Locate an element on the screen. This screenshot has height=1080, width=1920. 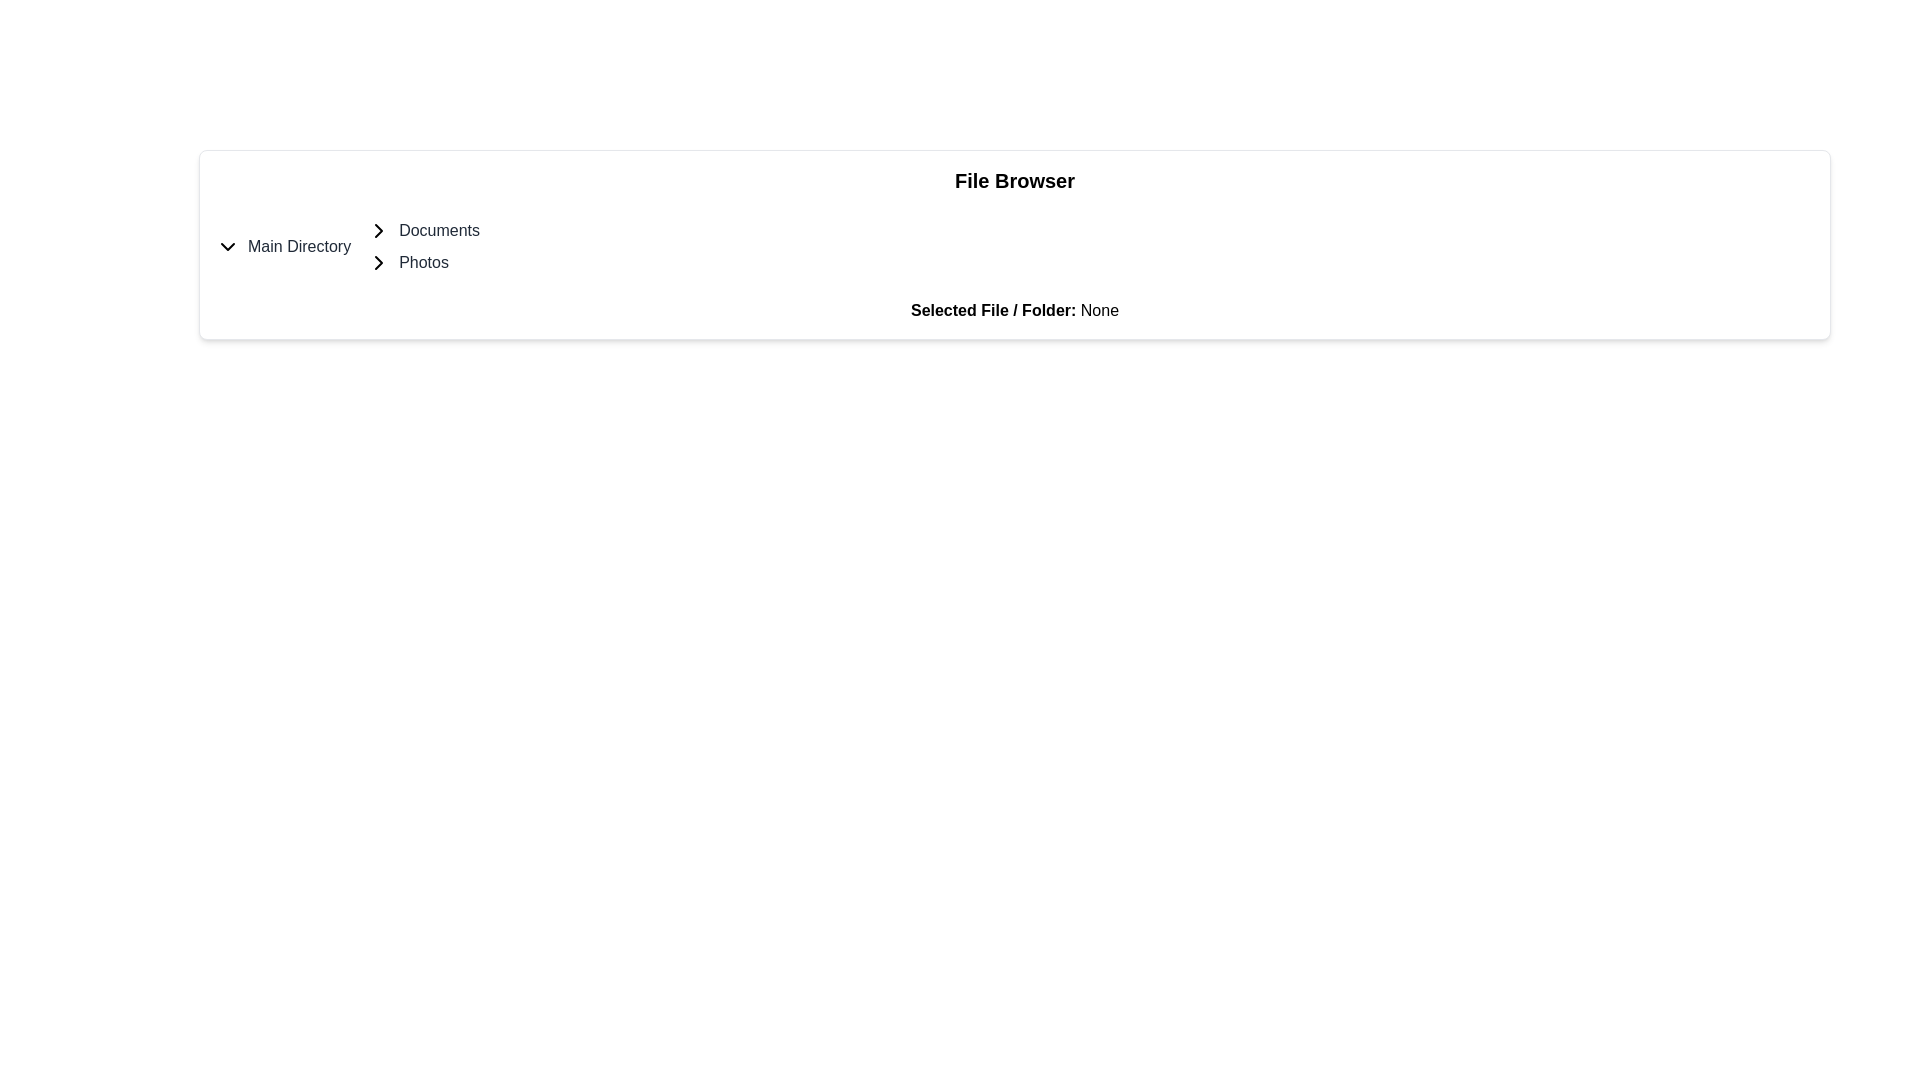
the interactive text label representing the 'Photos' folder is located at coordinates (423, 261).